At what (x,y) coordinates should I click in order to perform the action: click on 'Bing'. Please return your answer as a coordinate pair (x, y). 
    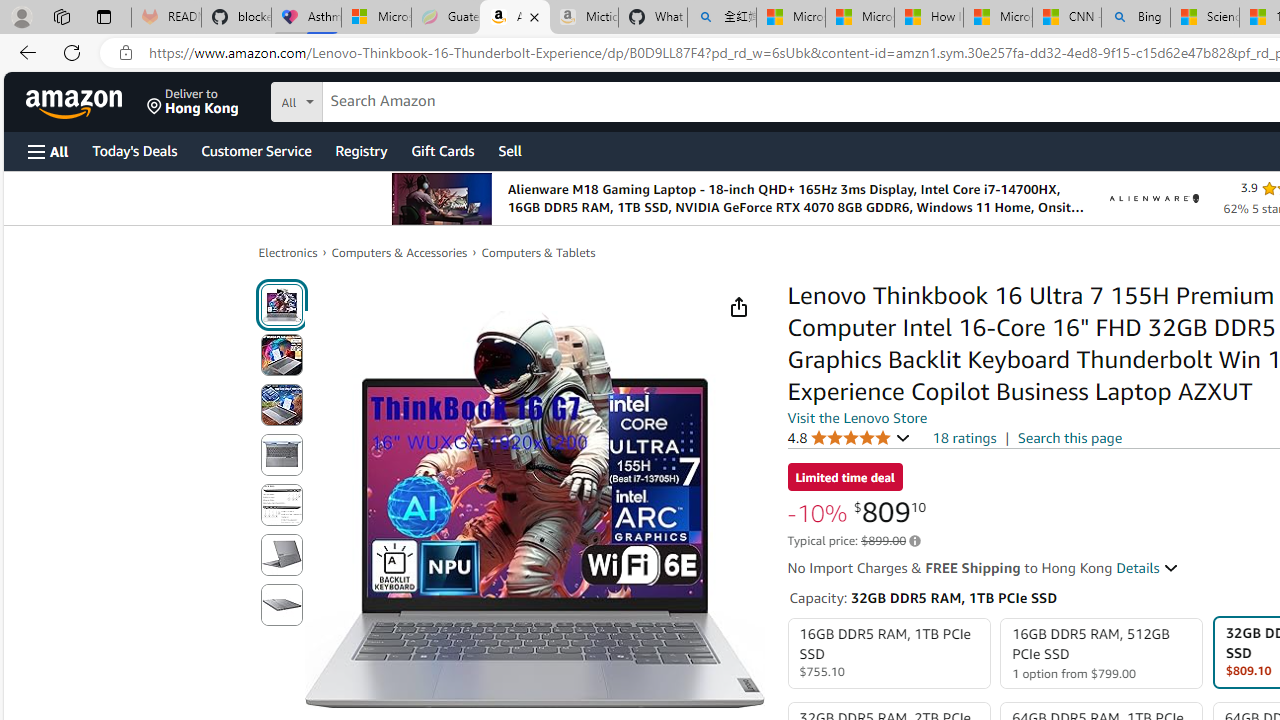
    Looking at the image, I should click on (1136, 17).